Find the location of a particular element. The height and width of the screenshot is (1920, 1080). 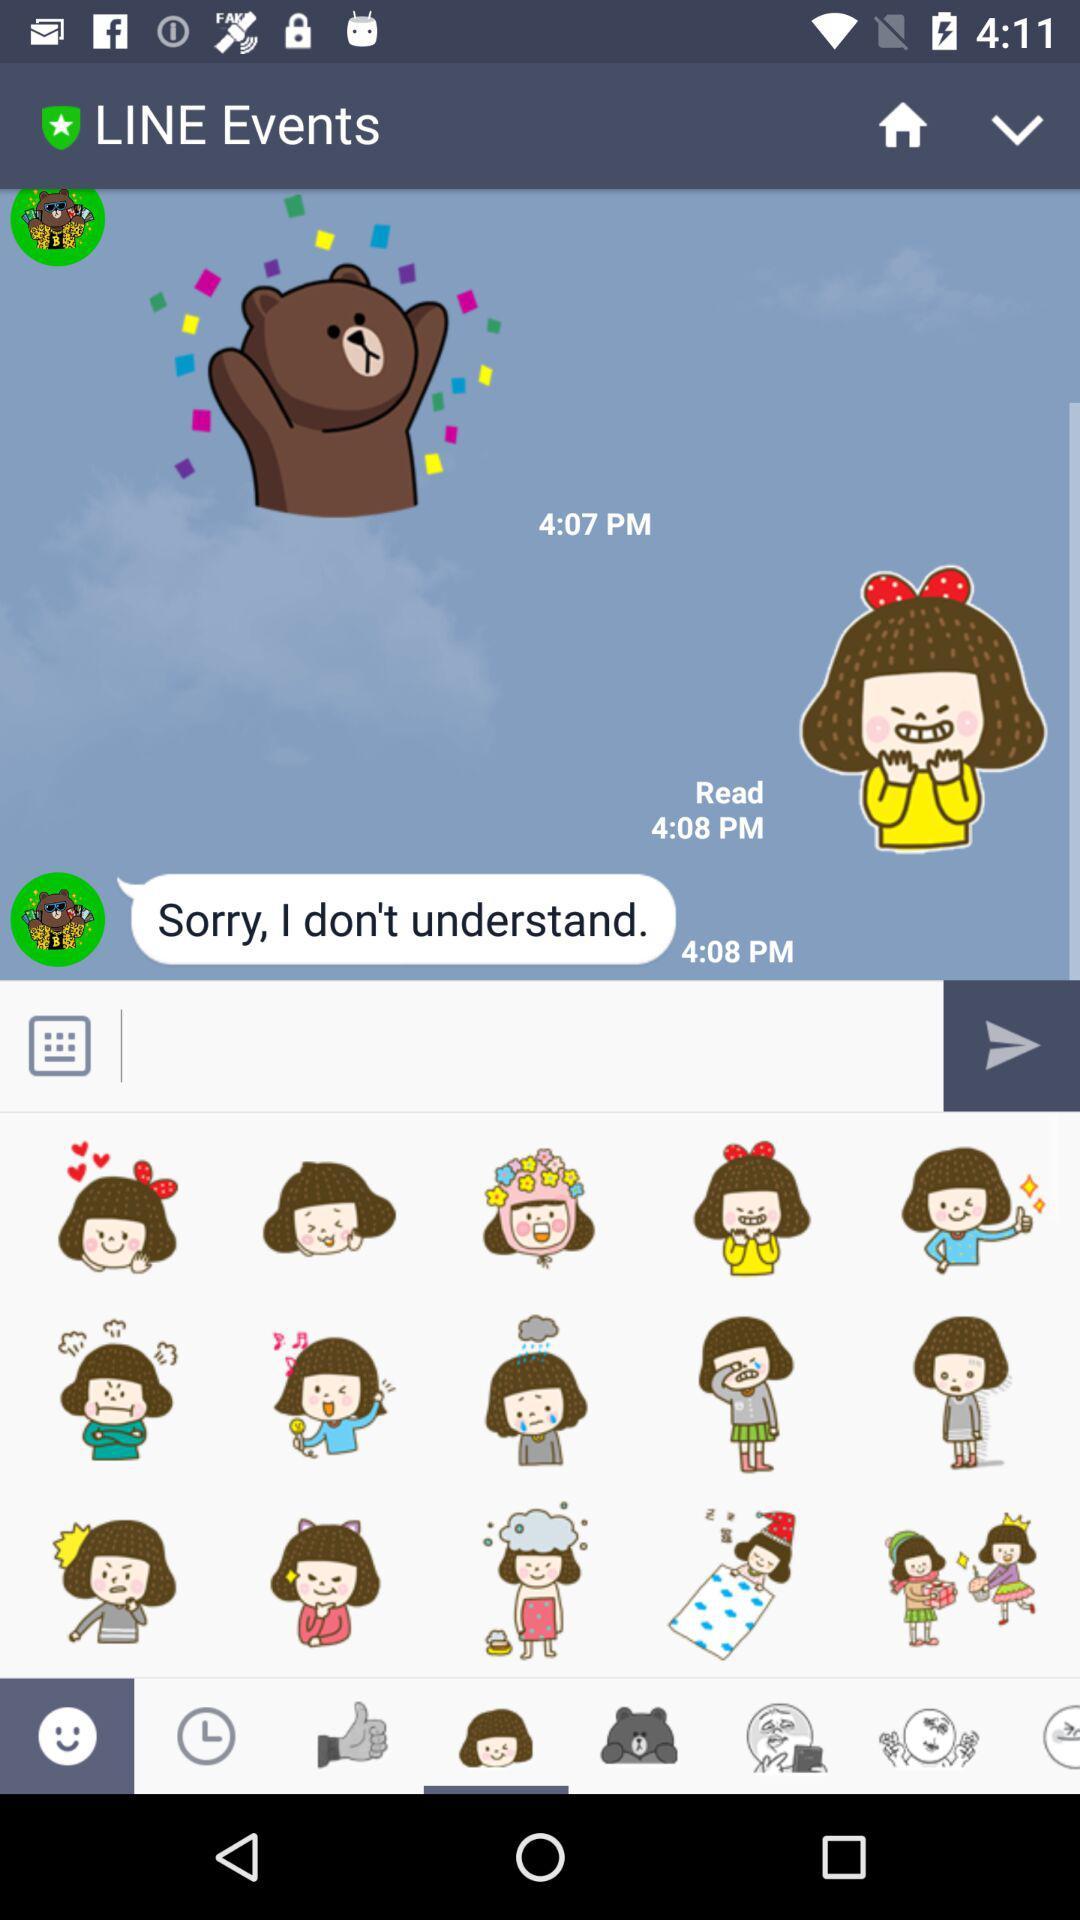

the emoji icon is located at coordinates (784, 1735).